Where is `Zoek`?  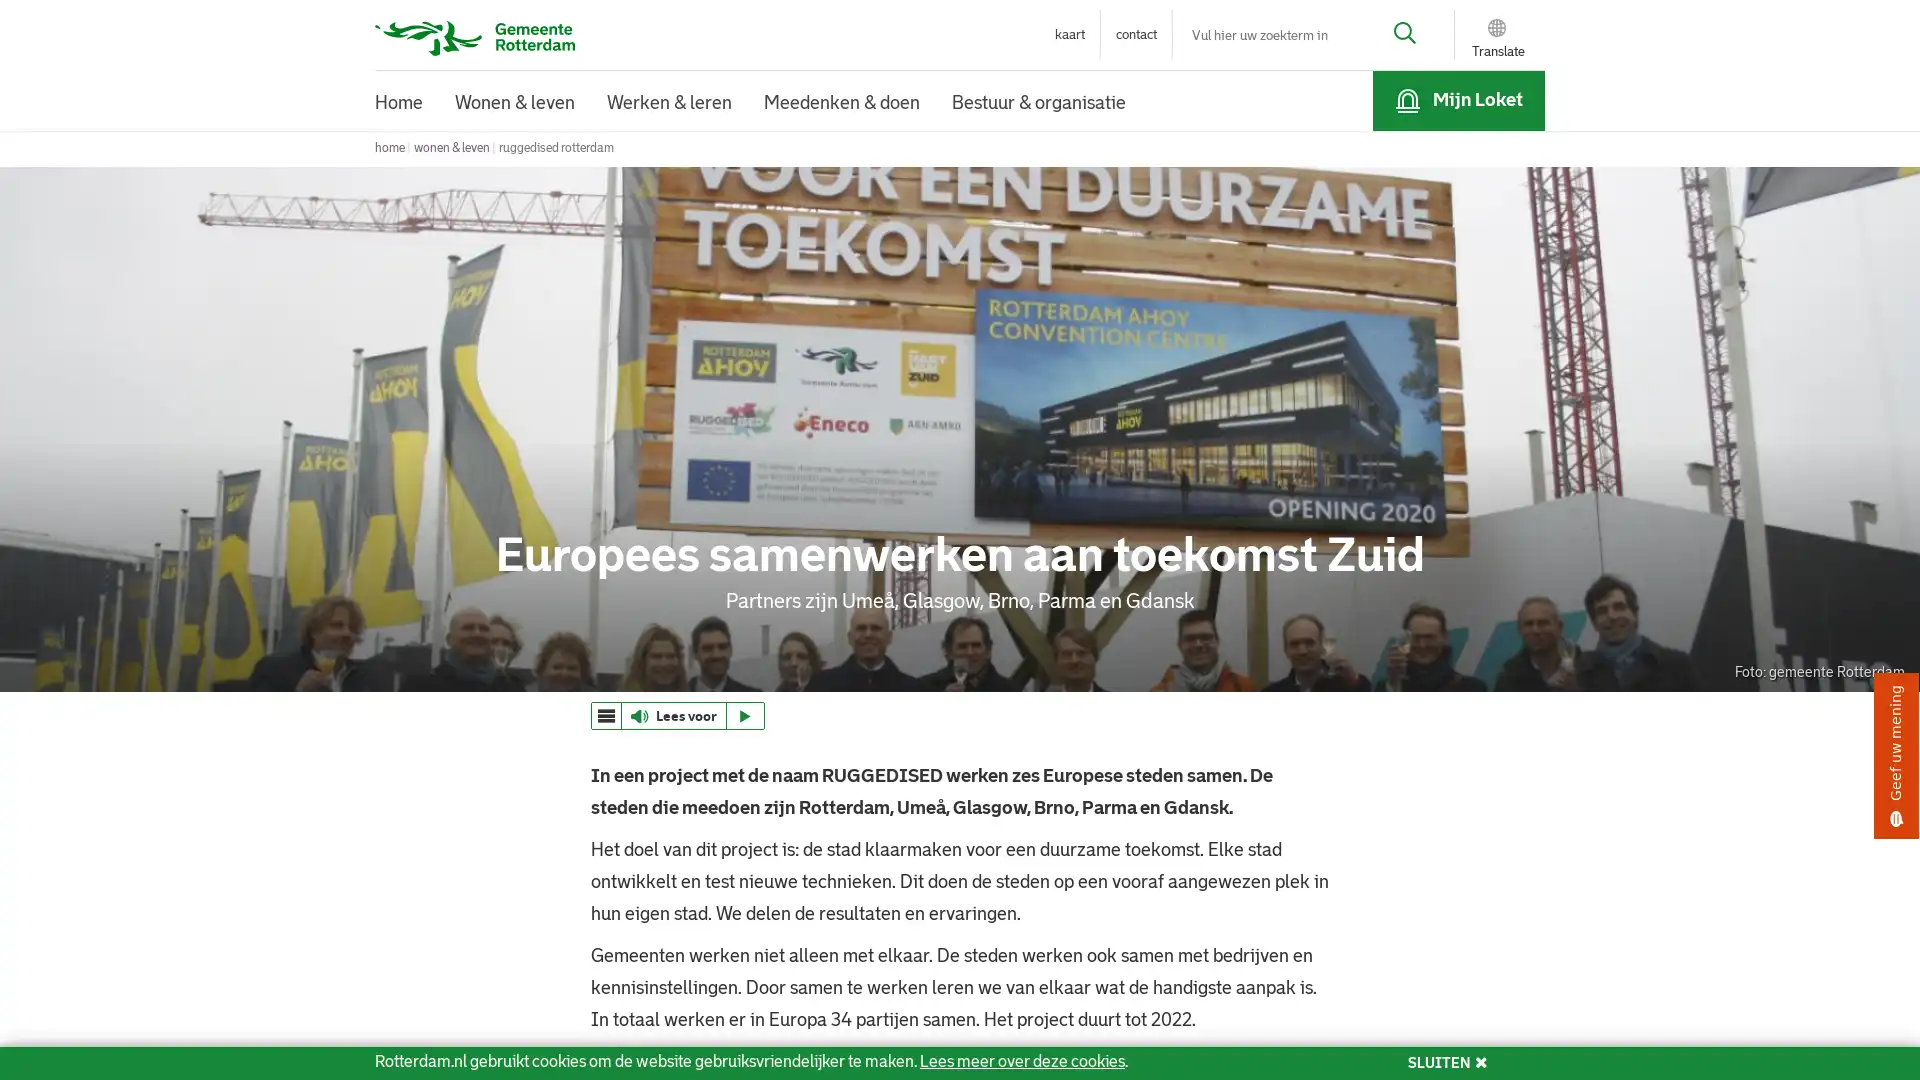
Zoek is located at coordinates (1389, 35).